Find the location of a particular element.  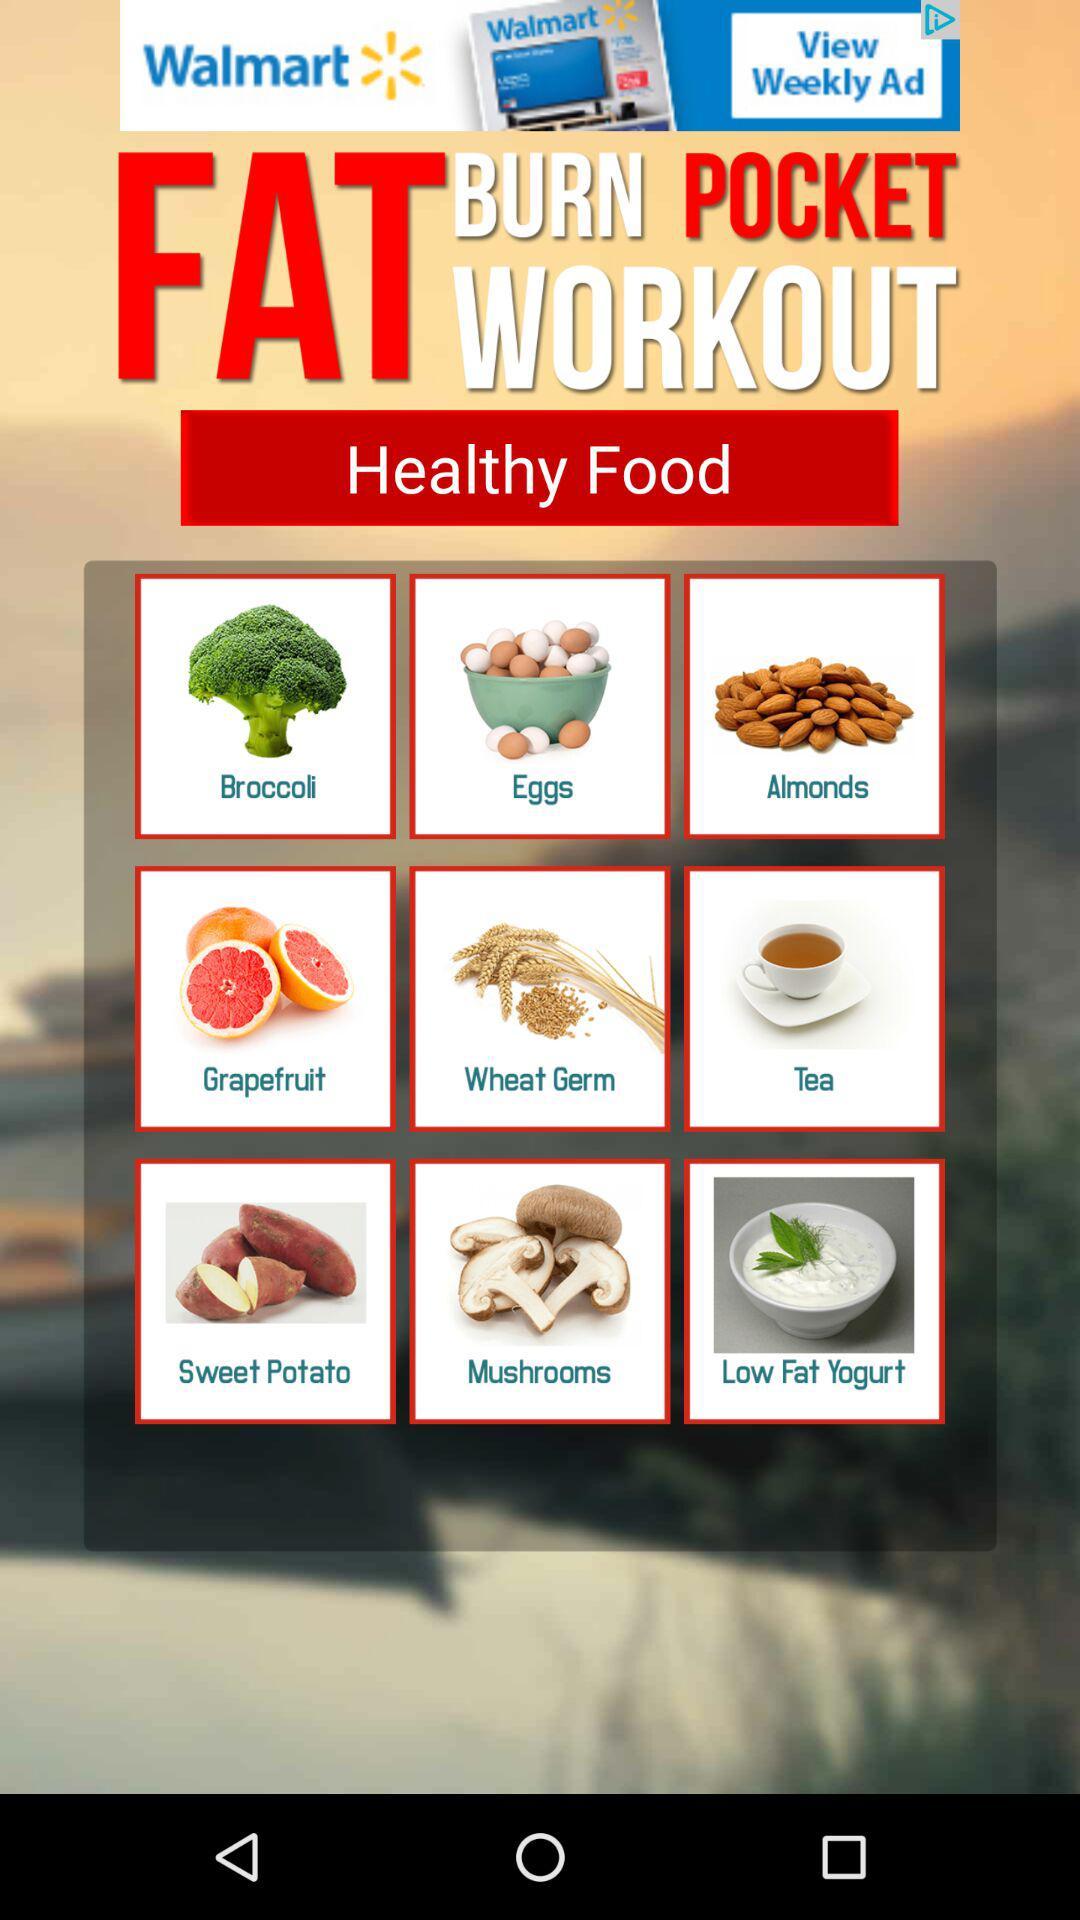

food panel is located at coordinates (264, 706).